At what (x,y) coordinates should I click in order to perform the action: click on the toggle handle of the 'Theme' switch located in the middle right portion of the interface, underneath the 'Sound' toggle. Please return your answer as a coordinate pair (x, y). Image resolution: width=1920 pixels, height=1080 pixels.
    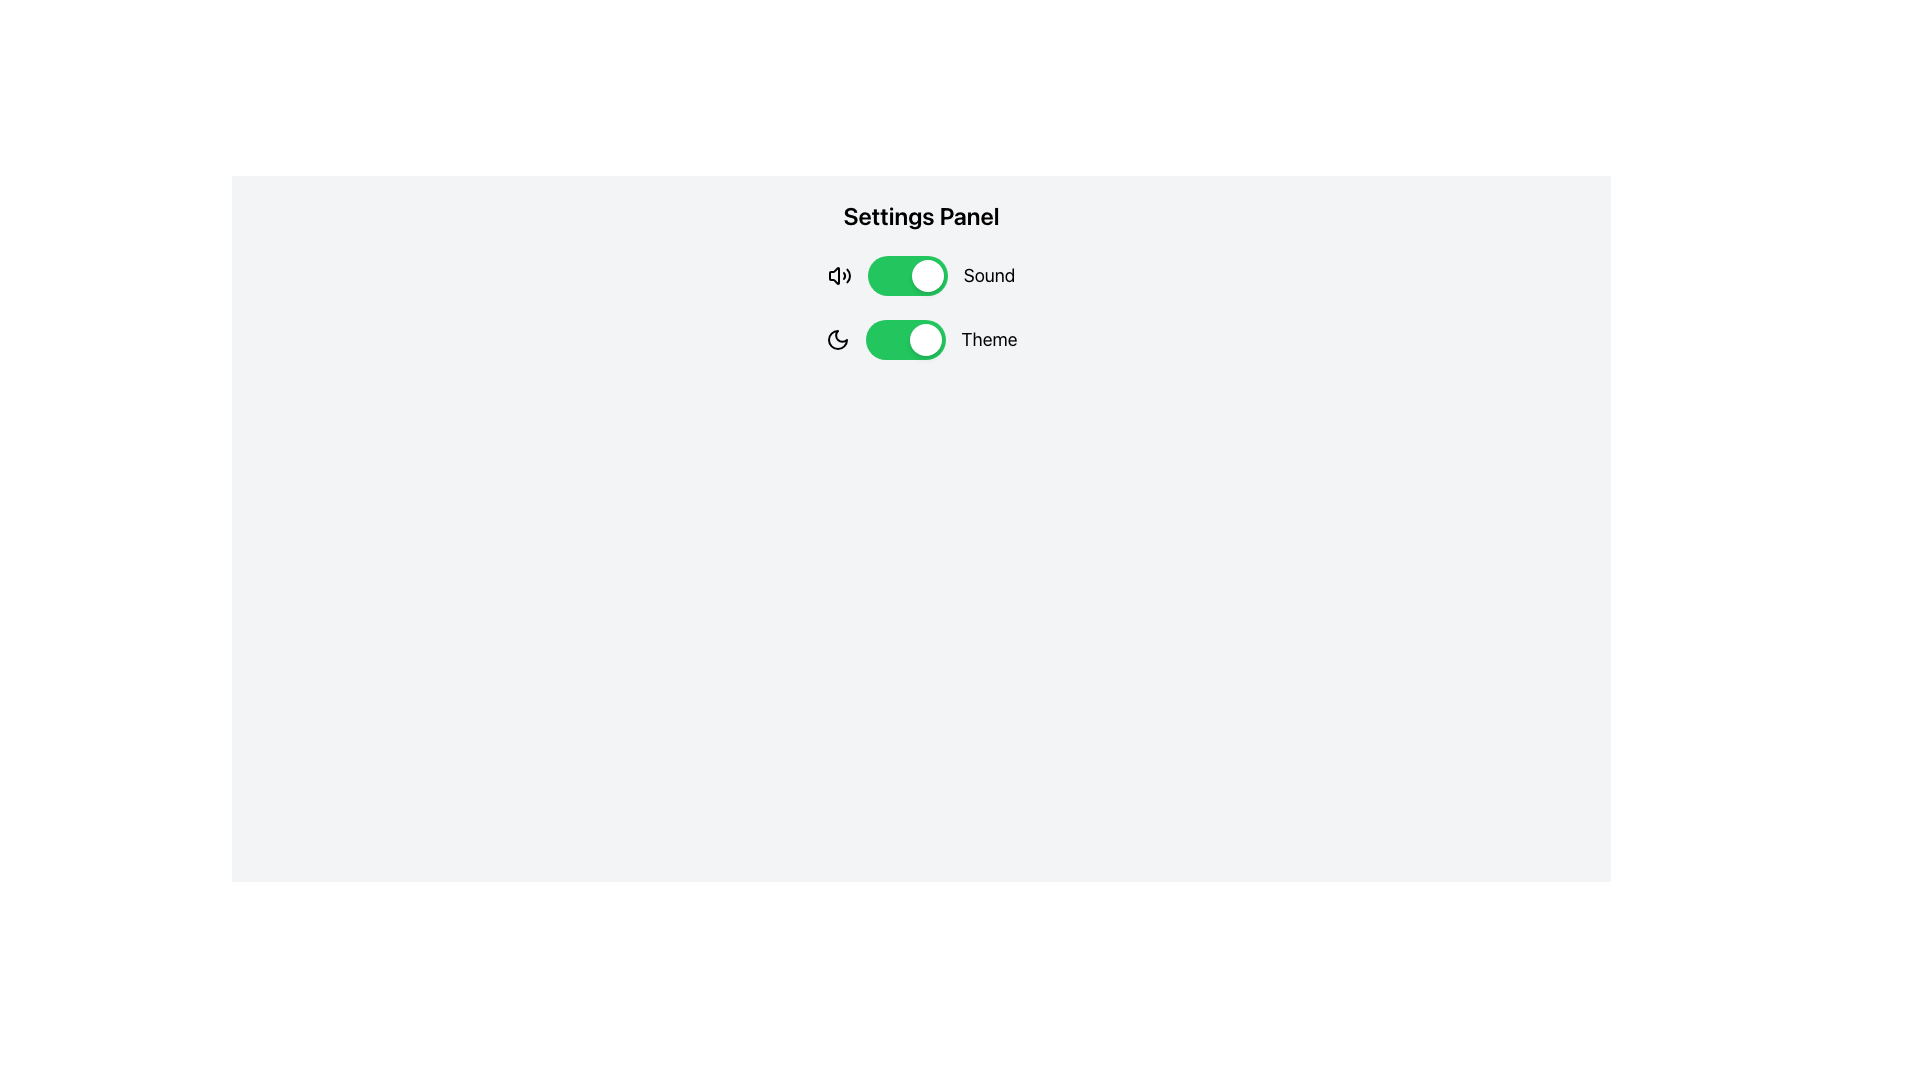
    Looking at the image, I should click on (940, 338).